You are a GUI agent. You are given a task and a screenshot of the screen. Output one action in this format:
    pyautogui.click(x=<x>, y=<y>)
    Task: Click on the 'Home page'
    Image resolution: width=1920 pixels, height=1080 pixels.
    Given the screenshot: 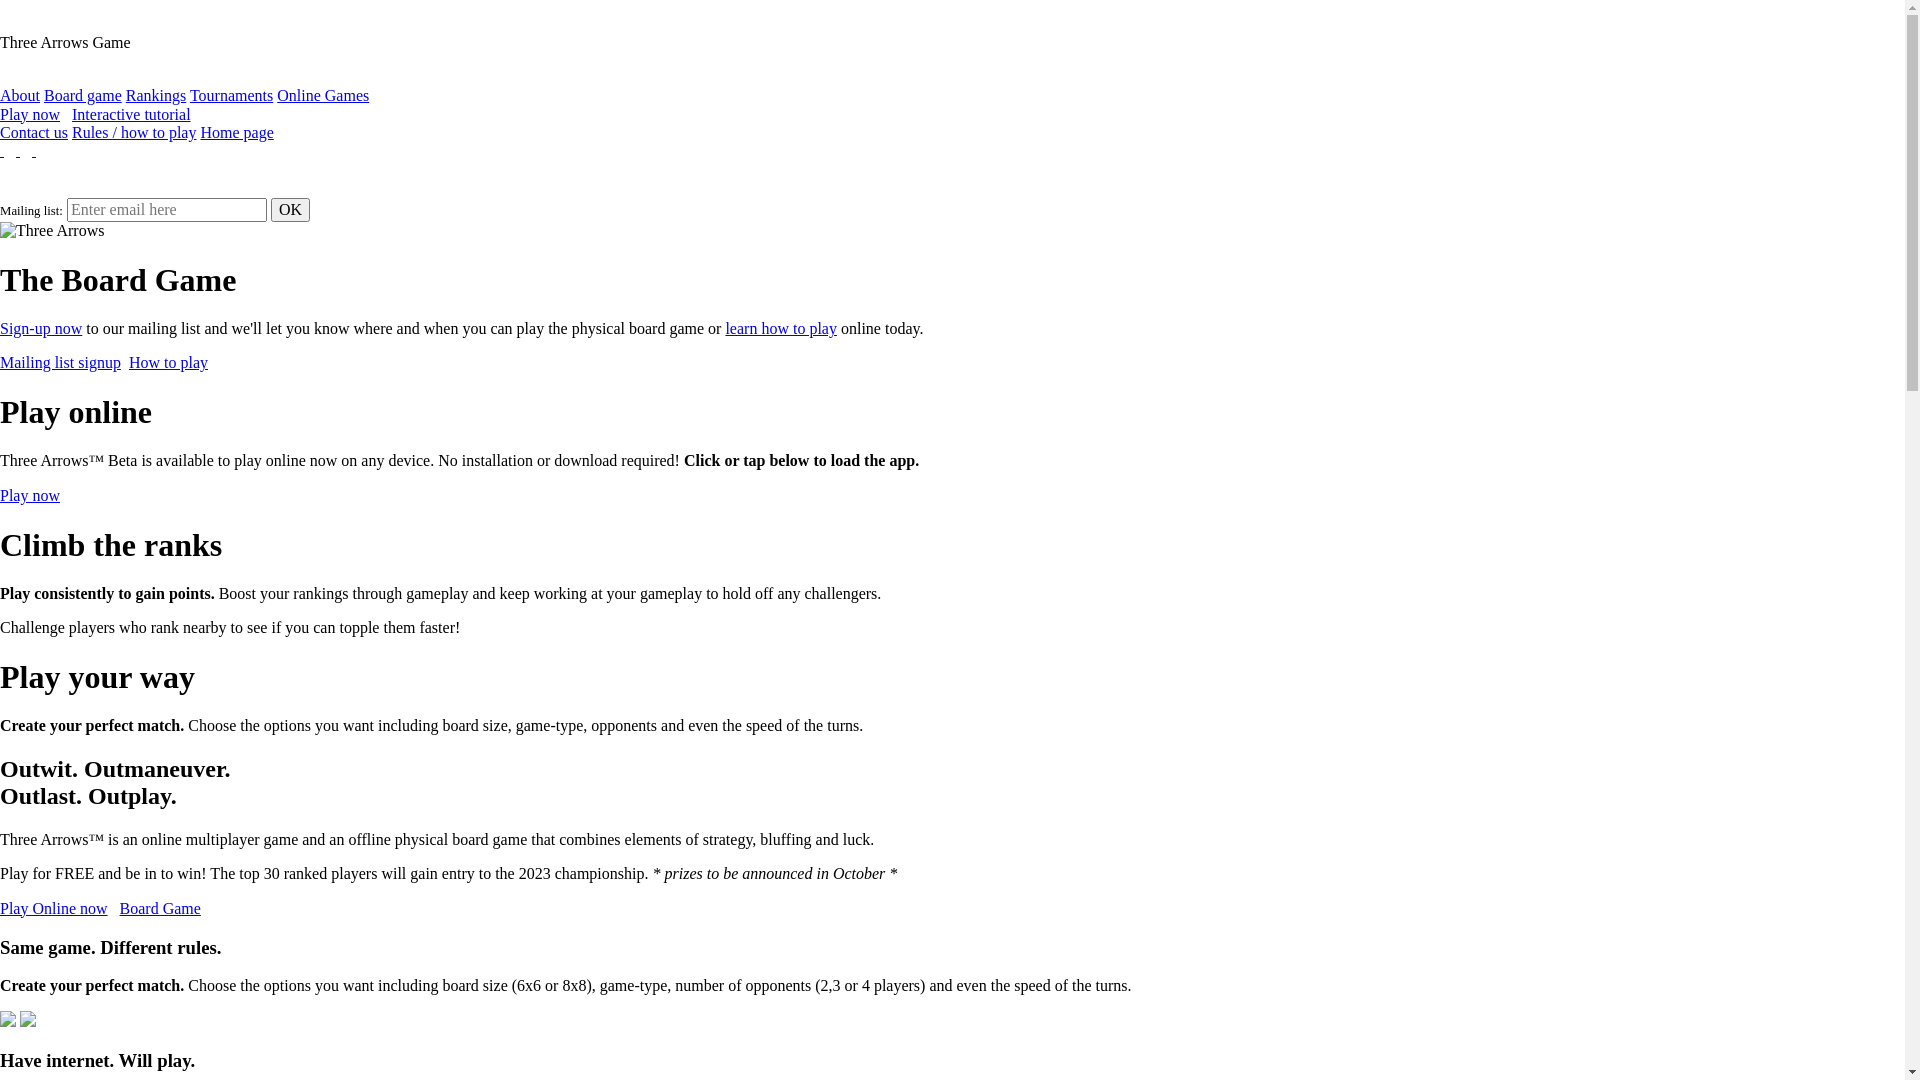 What is the action you would take?
    pyautogui.click(x=236, y=132)
    